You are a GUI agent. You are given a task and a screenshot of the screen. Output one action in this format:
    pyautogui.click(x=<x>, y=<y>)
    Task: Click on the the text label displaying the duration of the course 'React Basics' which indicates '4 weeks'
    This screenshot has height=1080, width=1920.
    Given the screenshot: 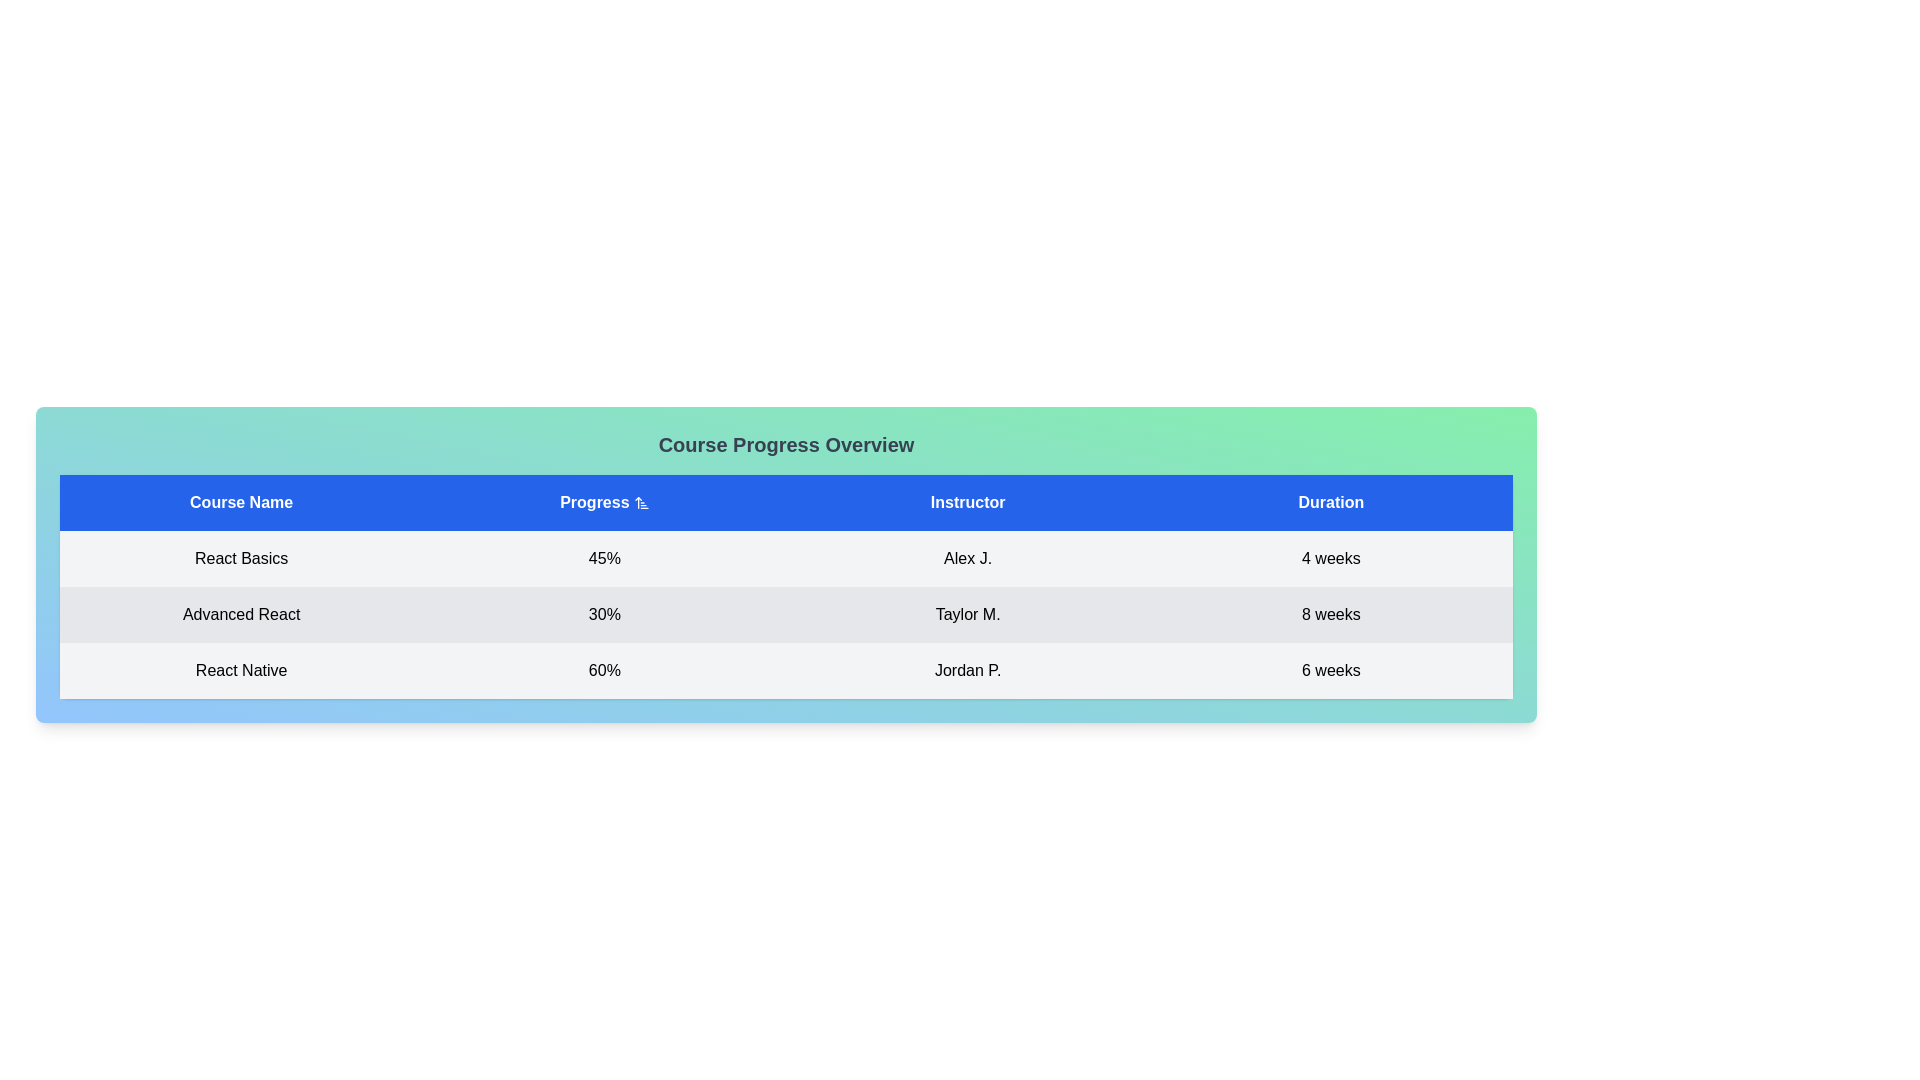 What is the action you would take?
    pyautogui.click(x=1331, y=559)
    